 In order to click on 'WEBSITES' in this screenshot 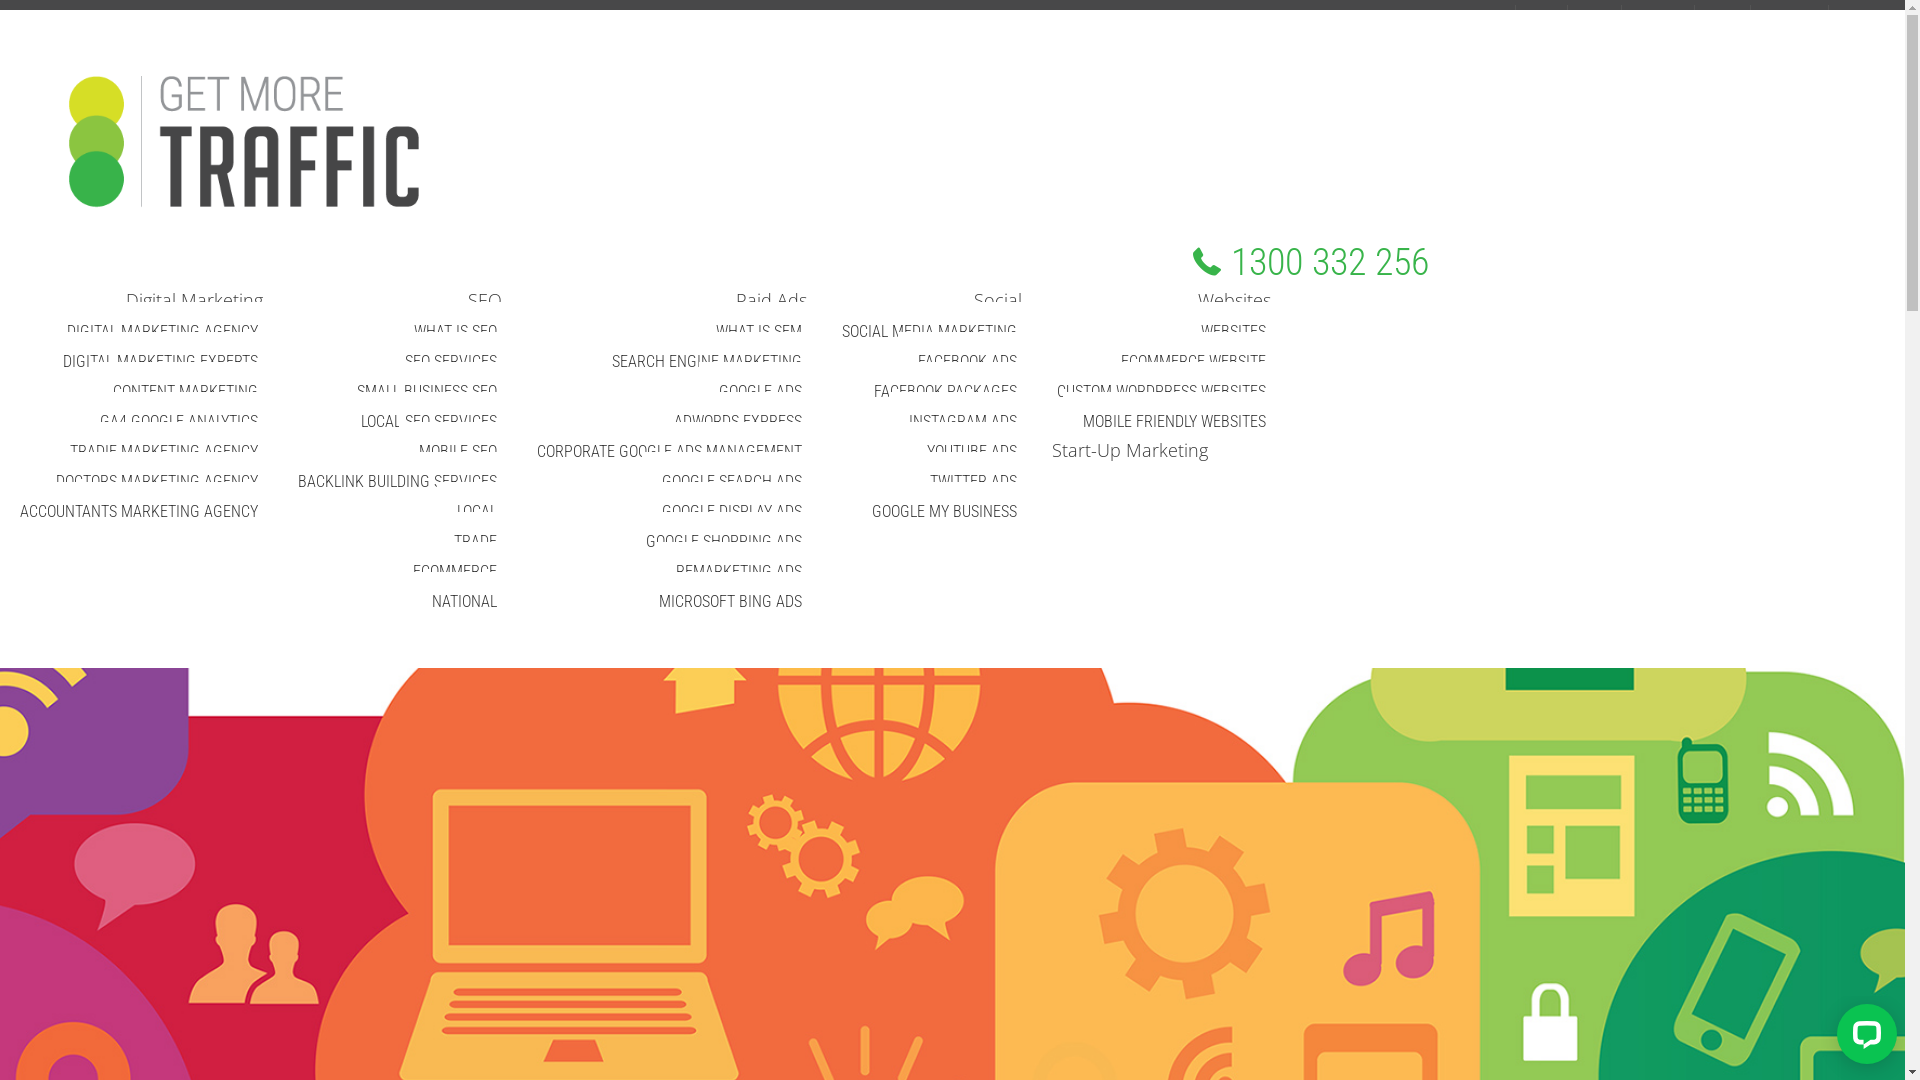, I will do `click(1232, 330)`.